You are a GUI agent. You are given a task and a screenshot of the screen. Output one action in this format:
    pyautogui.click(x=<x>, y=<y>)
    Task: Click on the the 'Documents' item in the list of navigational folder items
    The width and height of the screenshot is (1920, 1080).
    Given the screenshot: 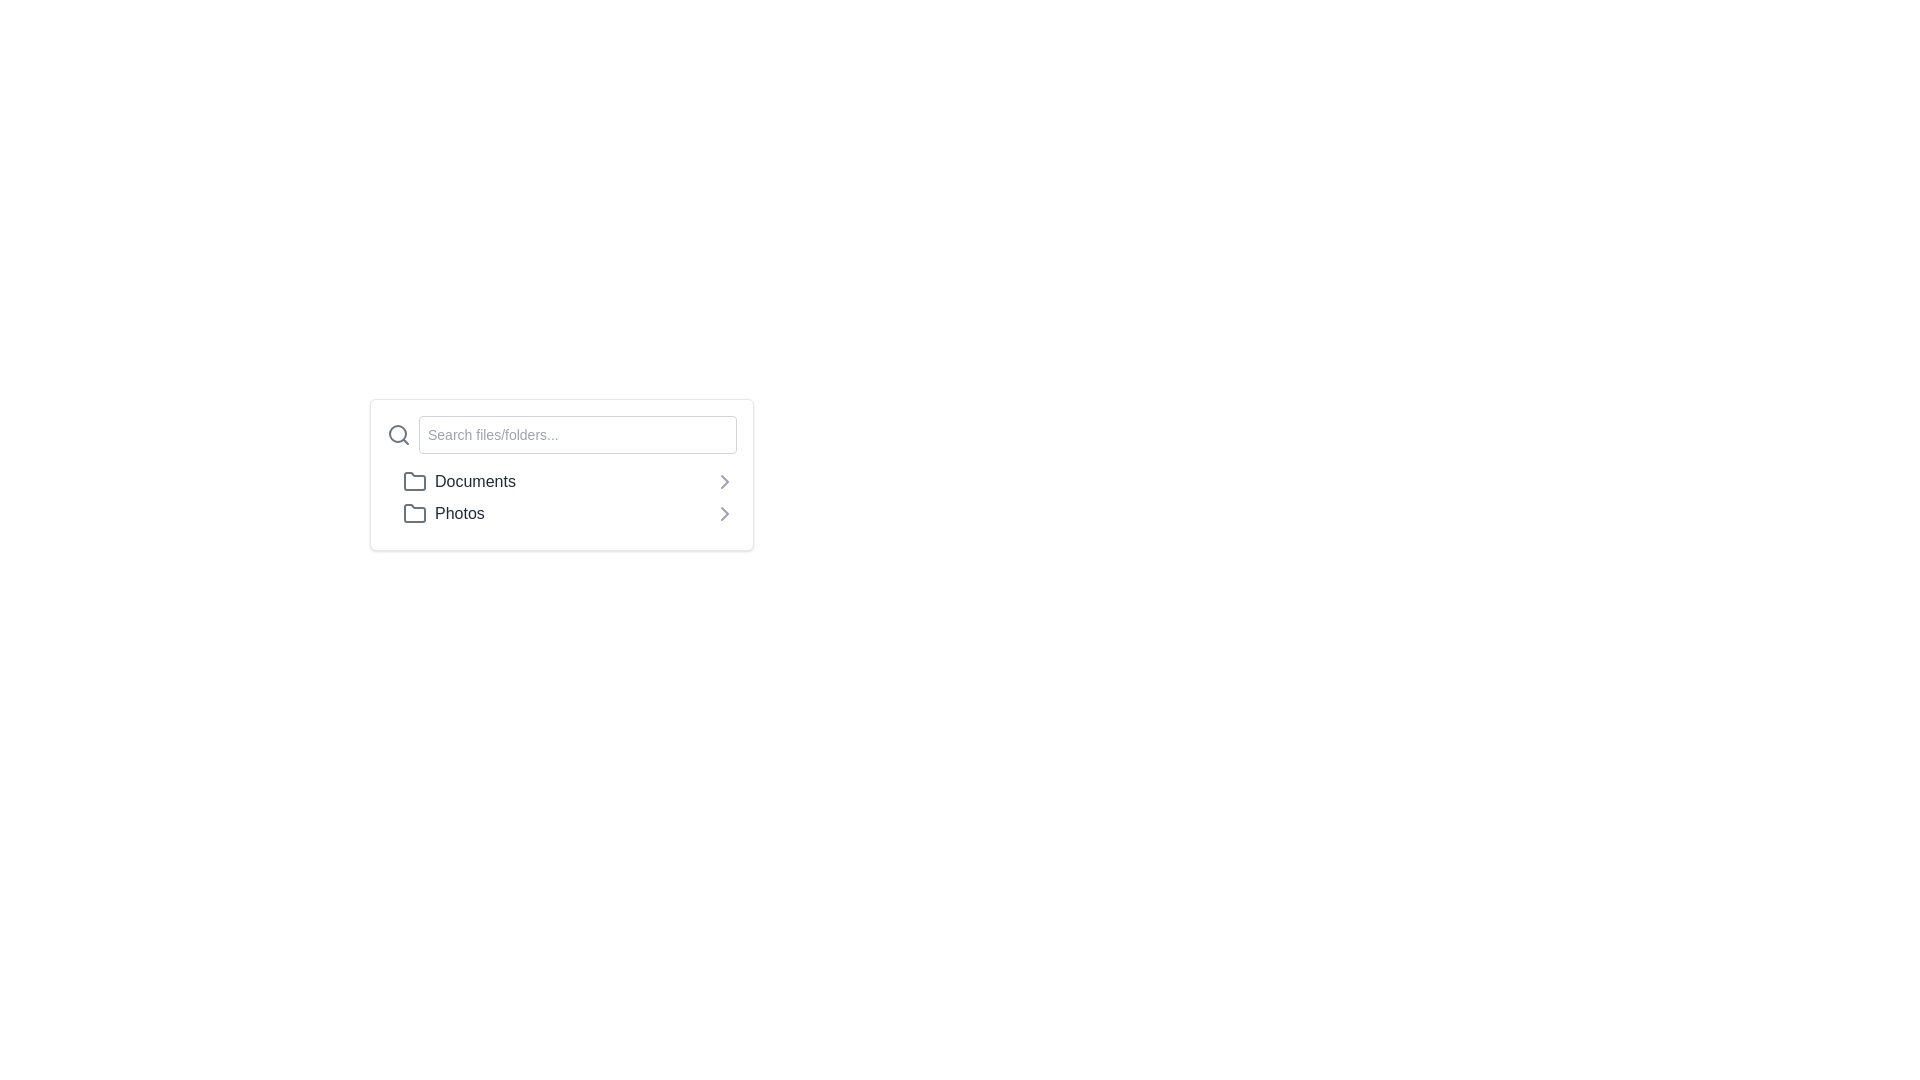 What is the action you would take?
    pyautogui.click(x=560, y=496)
    